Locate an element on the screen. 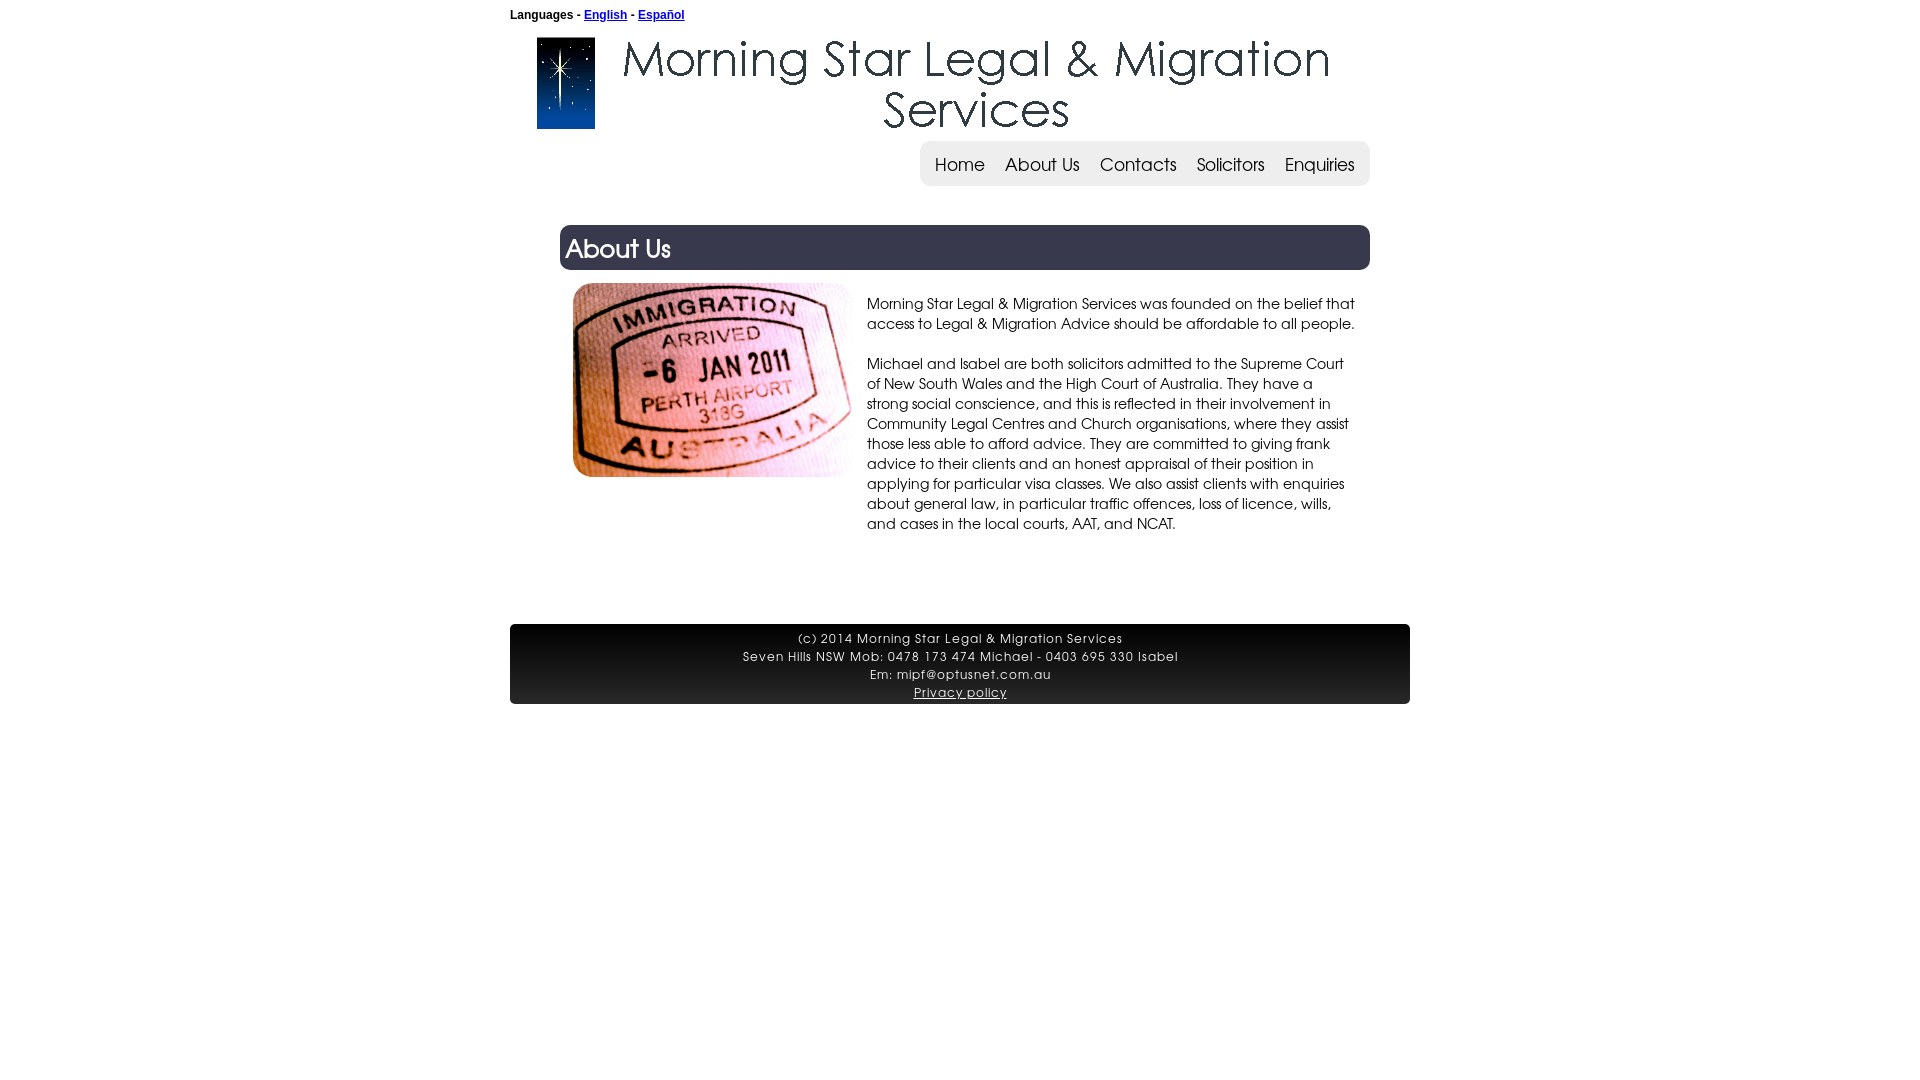 The image size is (1920, 1080). 'Contacts' is located at coordinates (1138, 162).